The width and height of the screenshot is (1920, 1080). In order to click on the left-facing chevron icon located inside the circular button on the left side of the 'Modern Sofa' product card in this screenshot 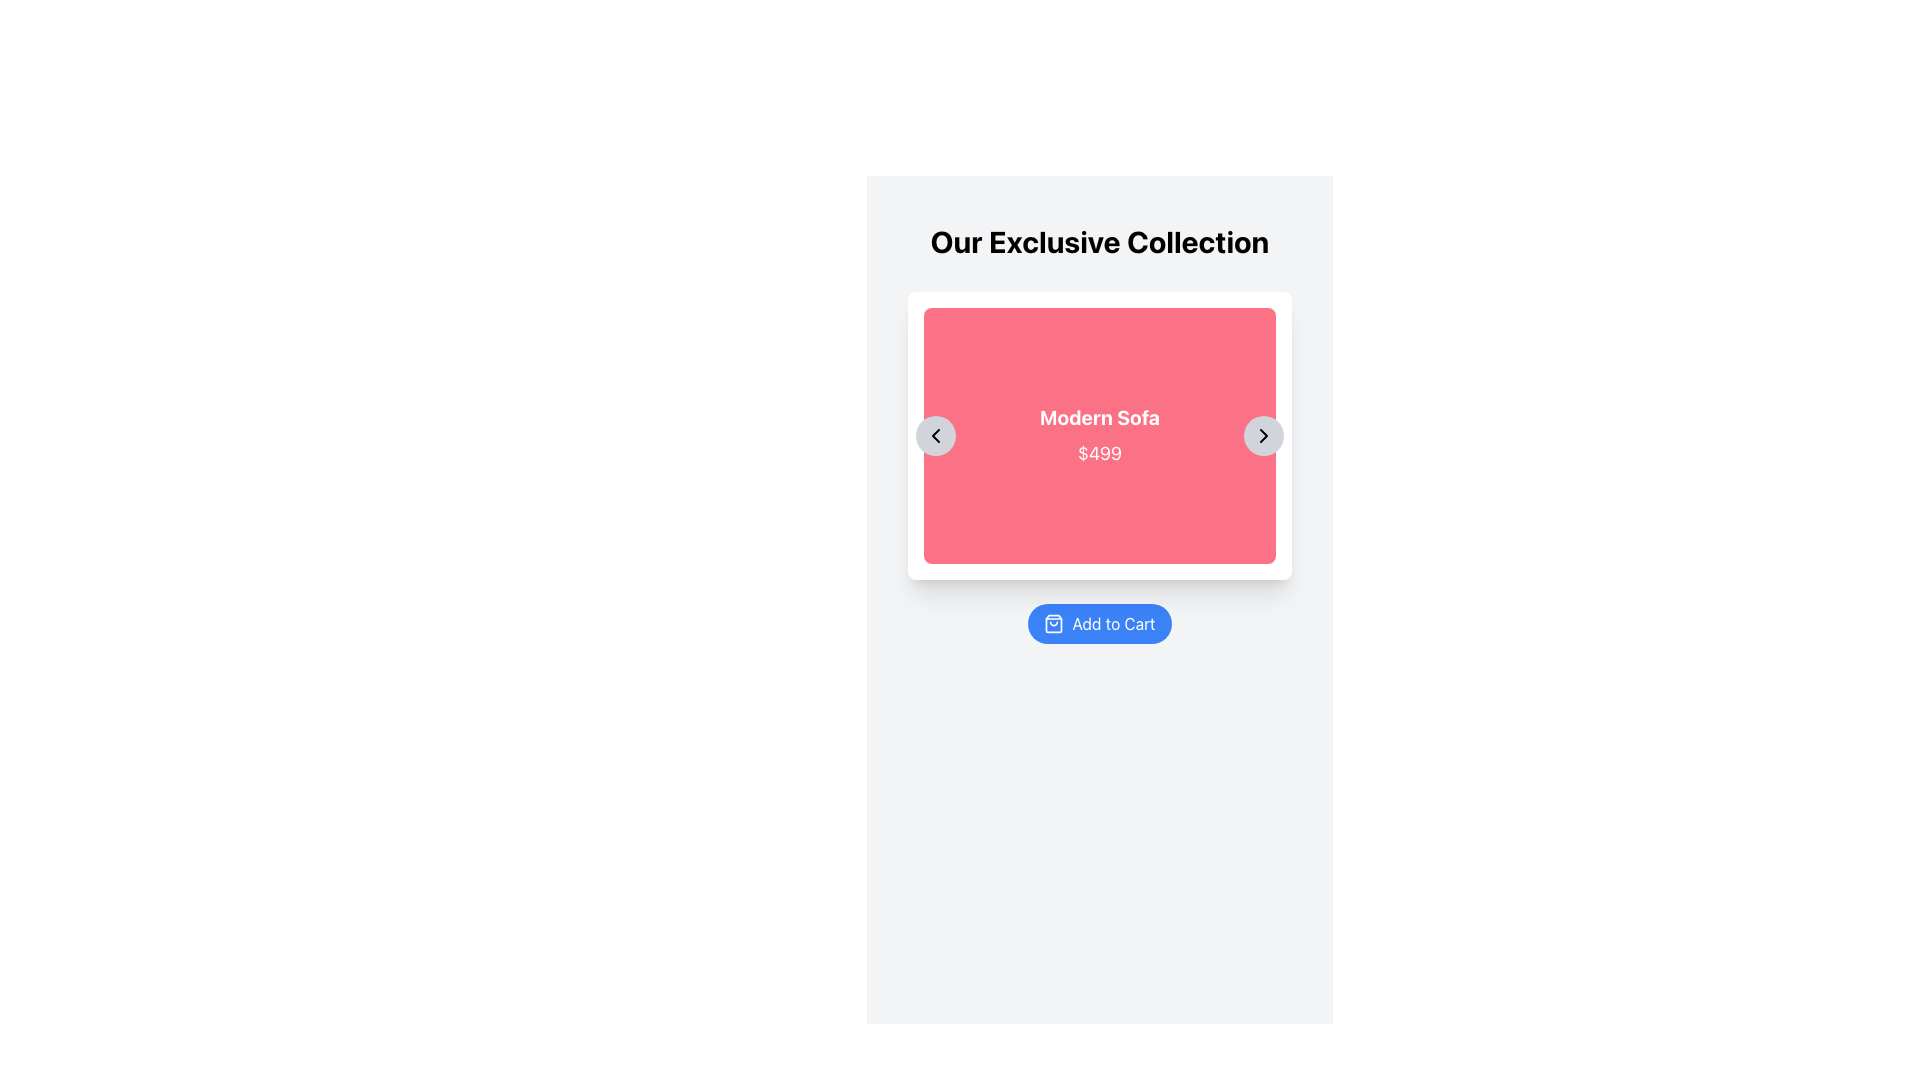, I will do `click(935, 434)`.